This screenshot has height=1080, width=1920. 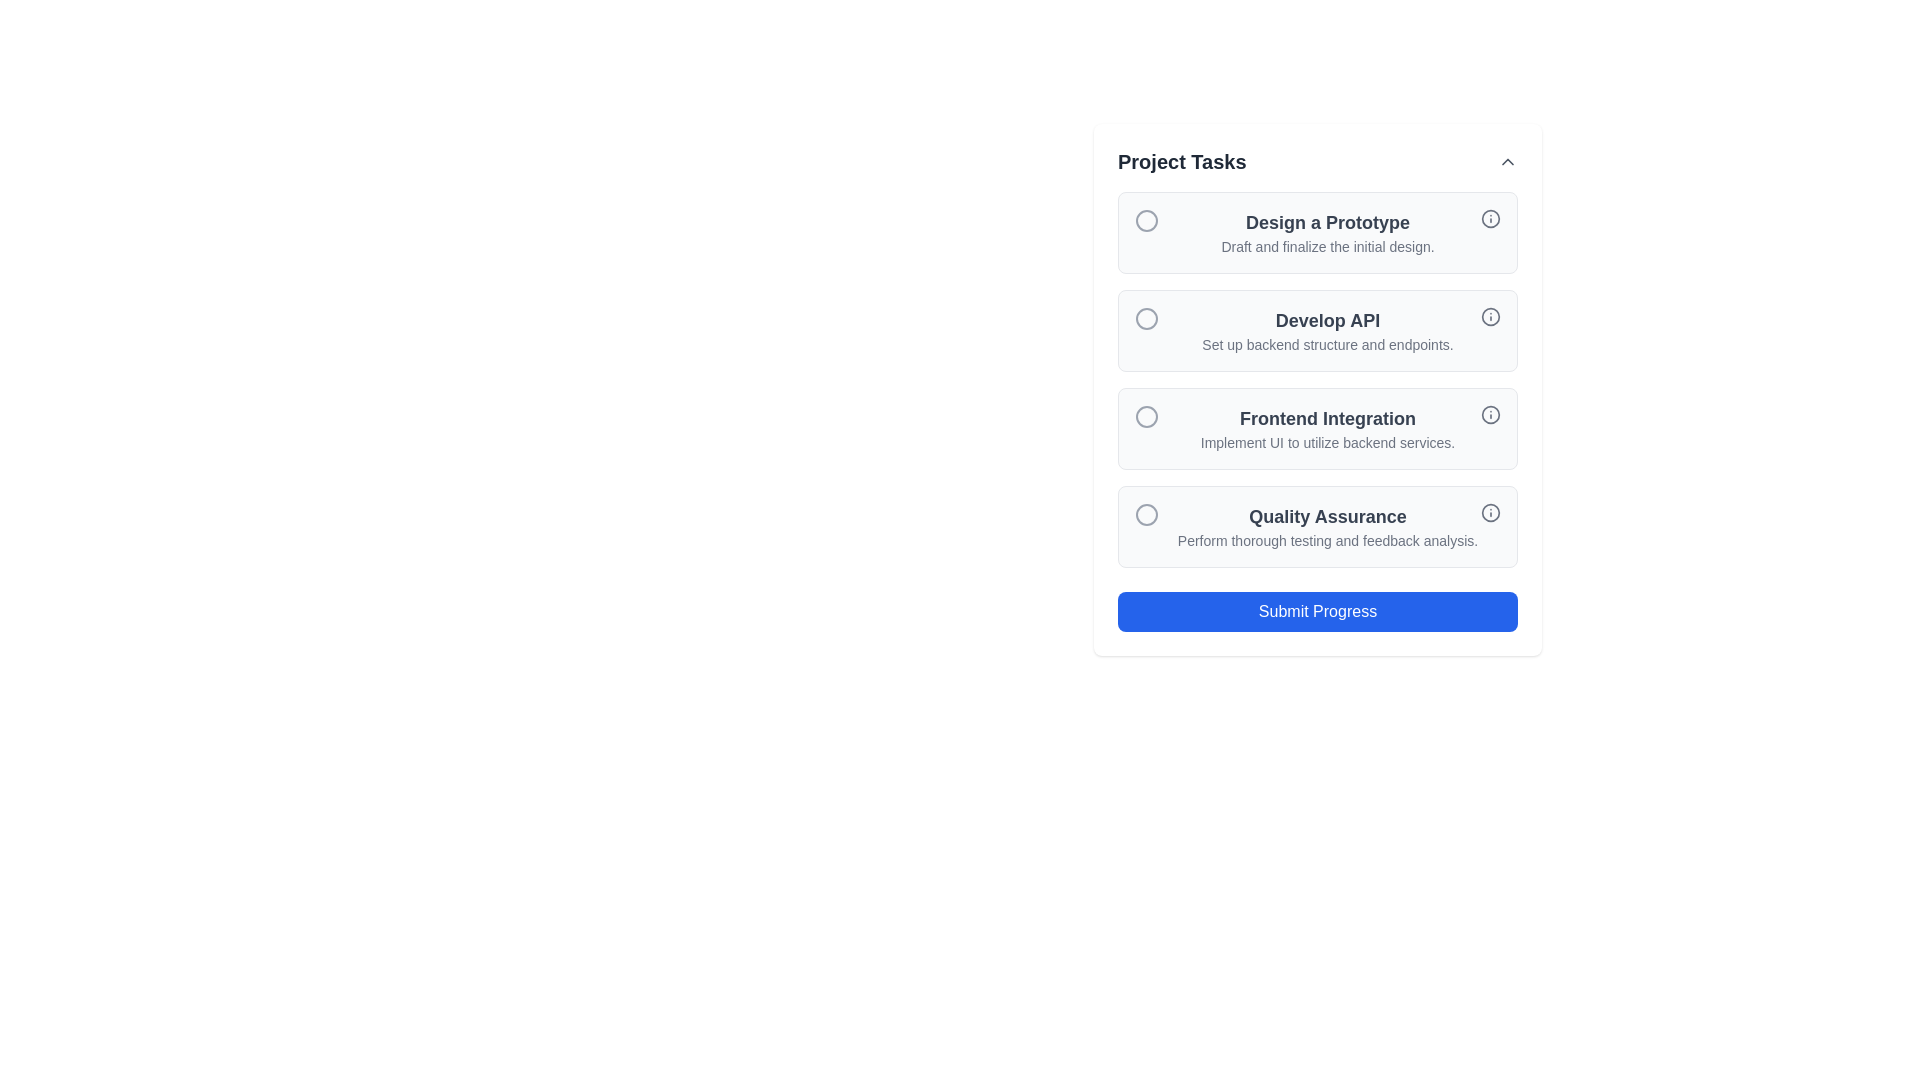 I want to click on the circular icon button with an embedded information symbol located beside the text 'Frontend Integration' in the third position of the task list, so click(x=1491, y=414).